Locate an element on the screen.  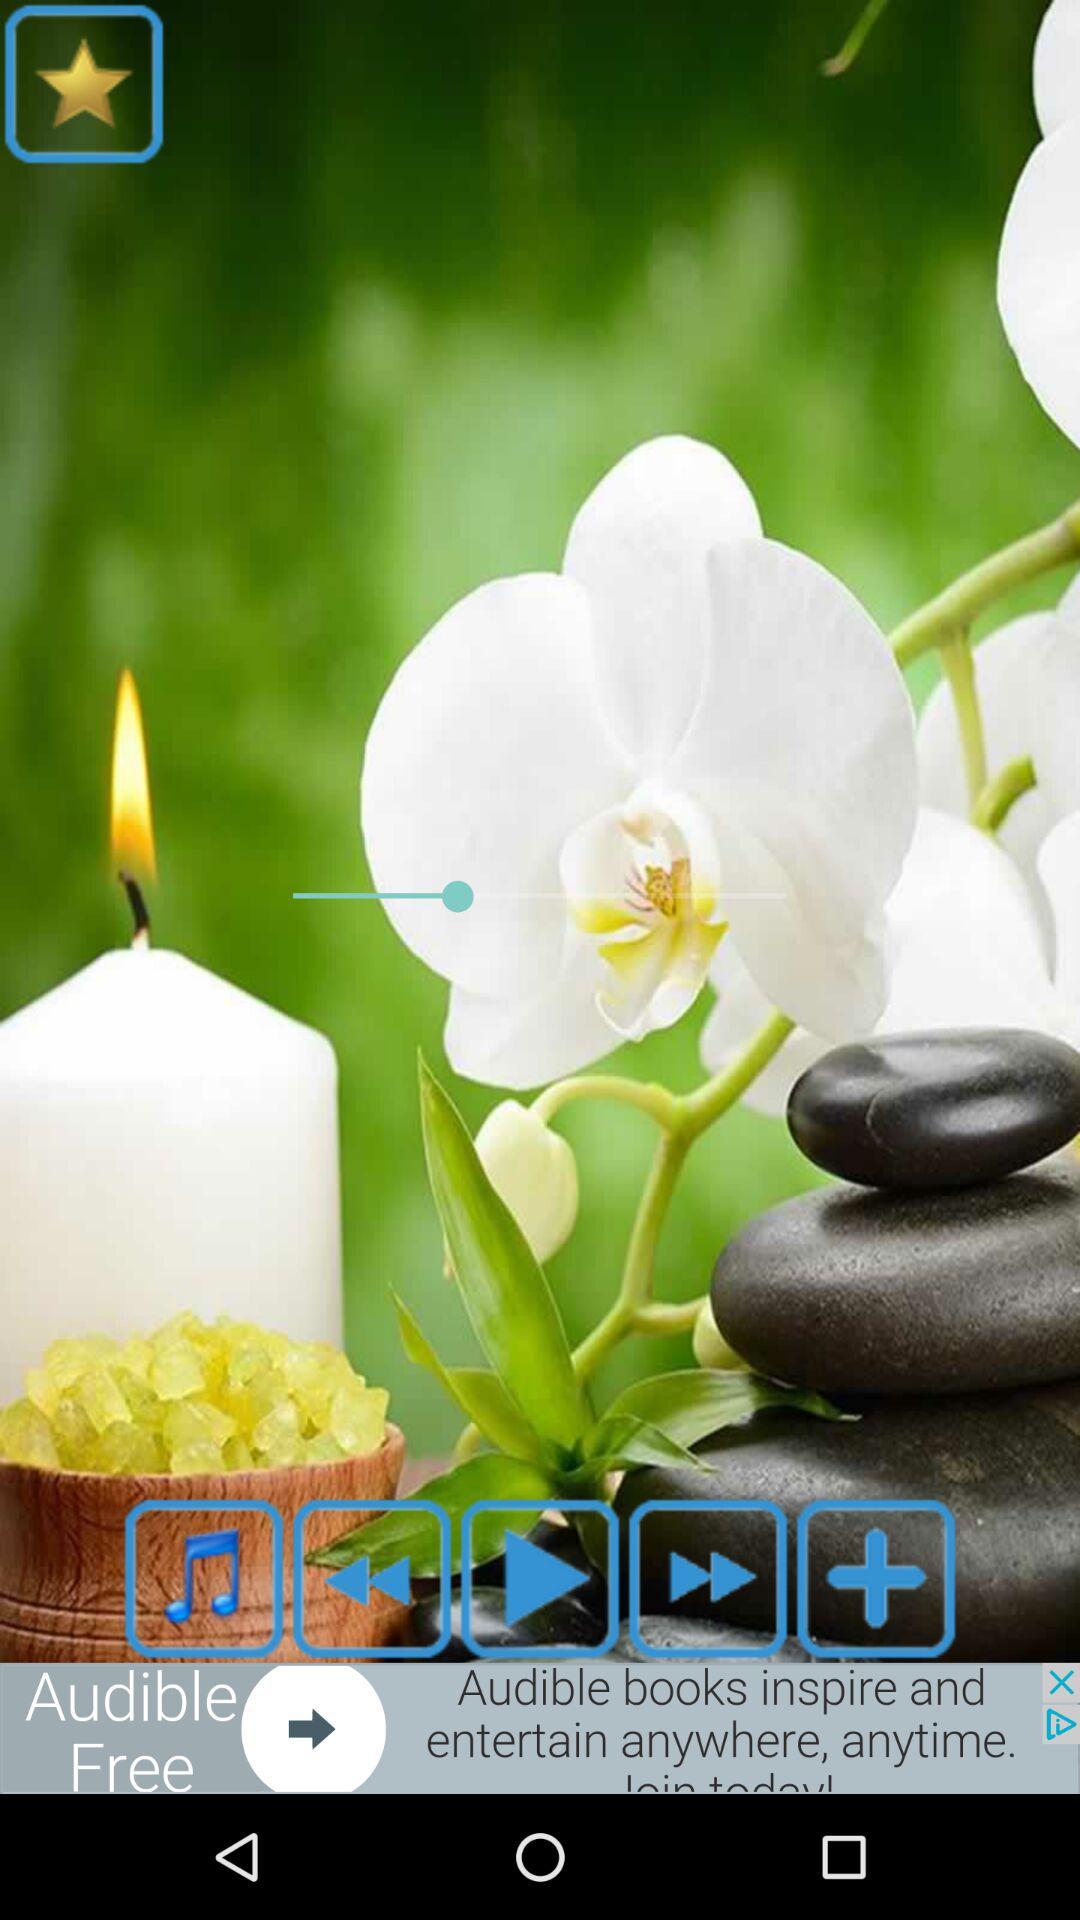
this is located at coordinates (540, 1577).